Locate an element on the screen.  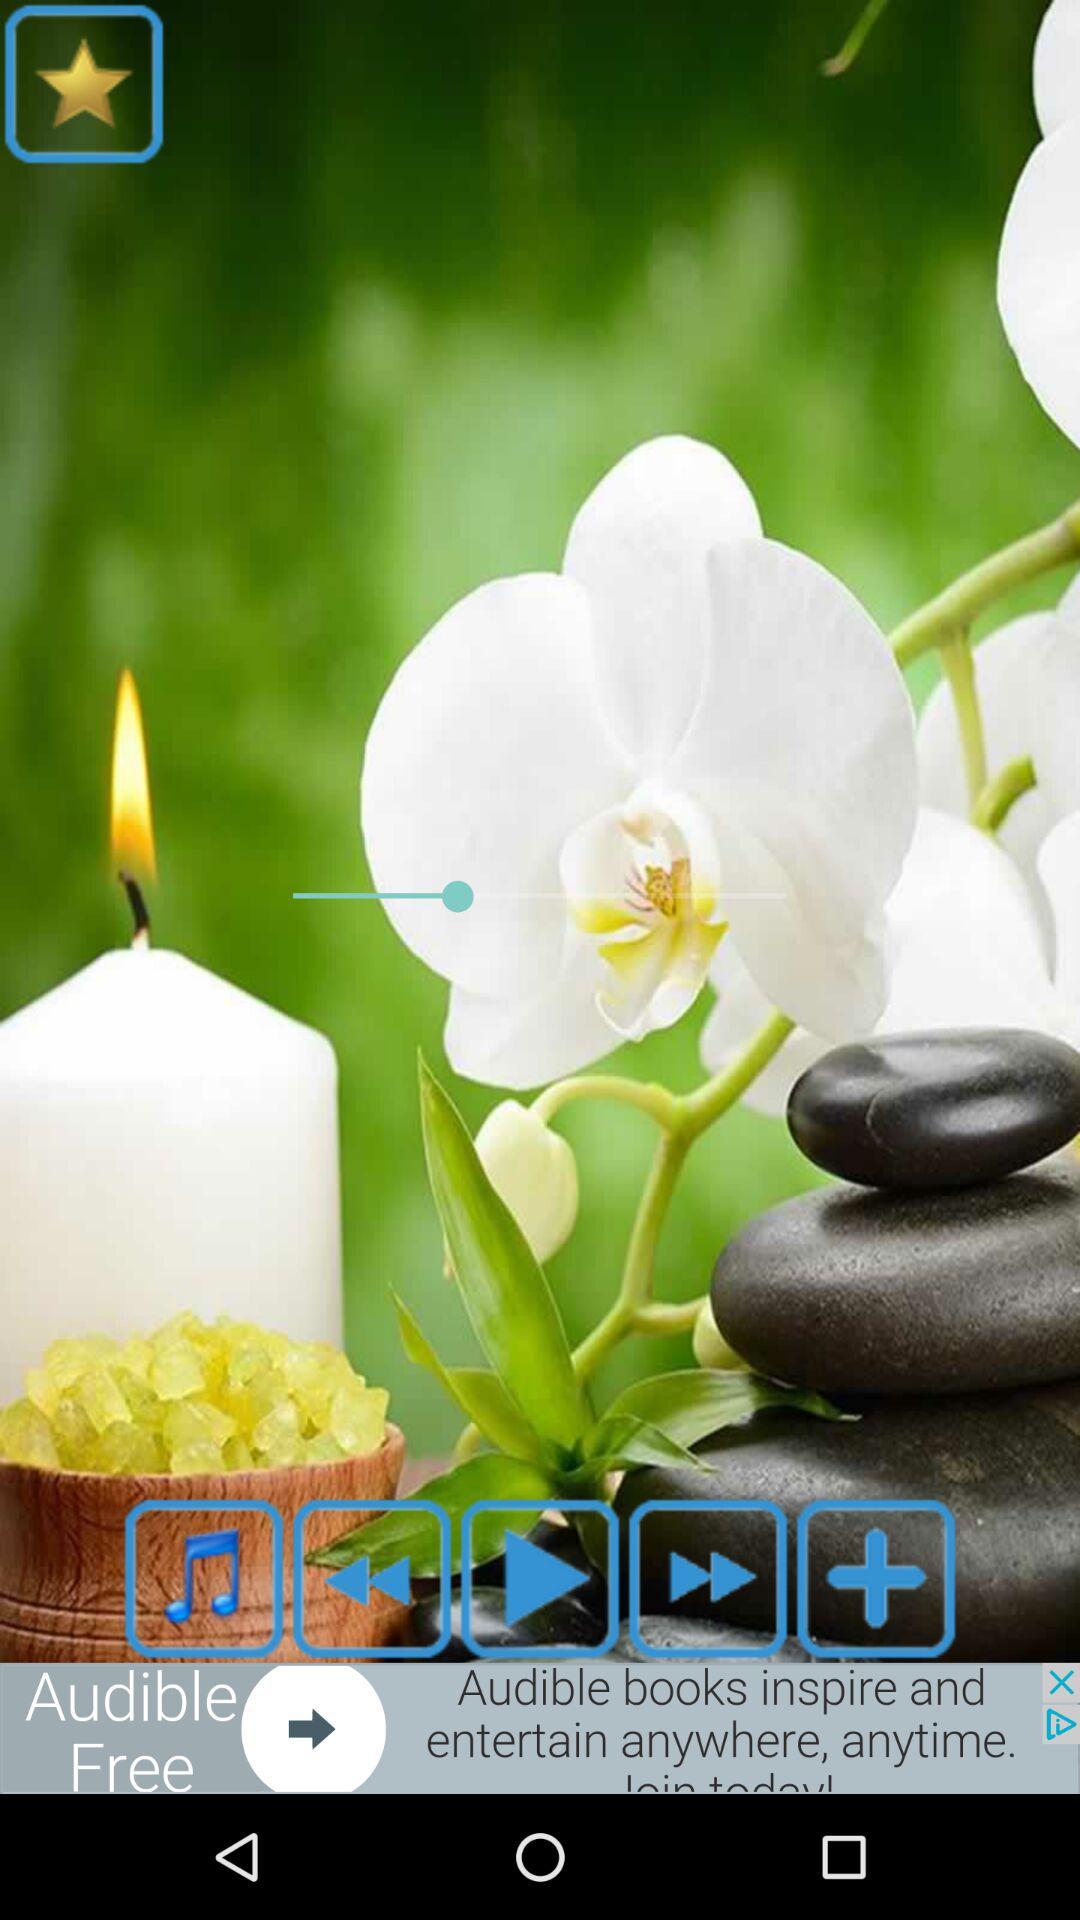
this is located at coordinates (540, 1577).